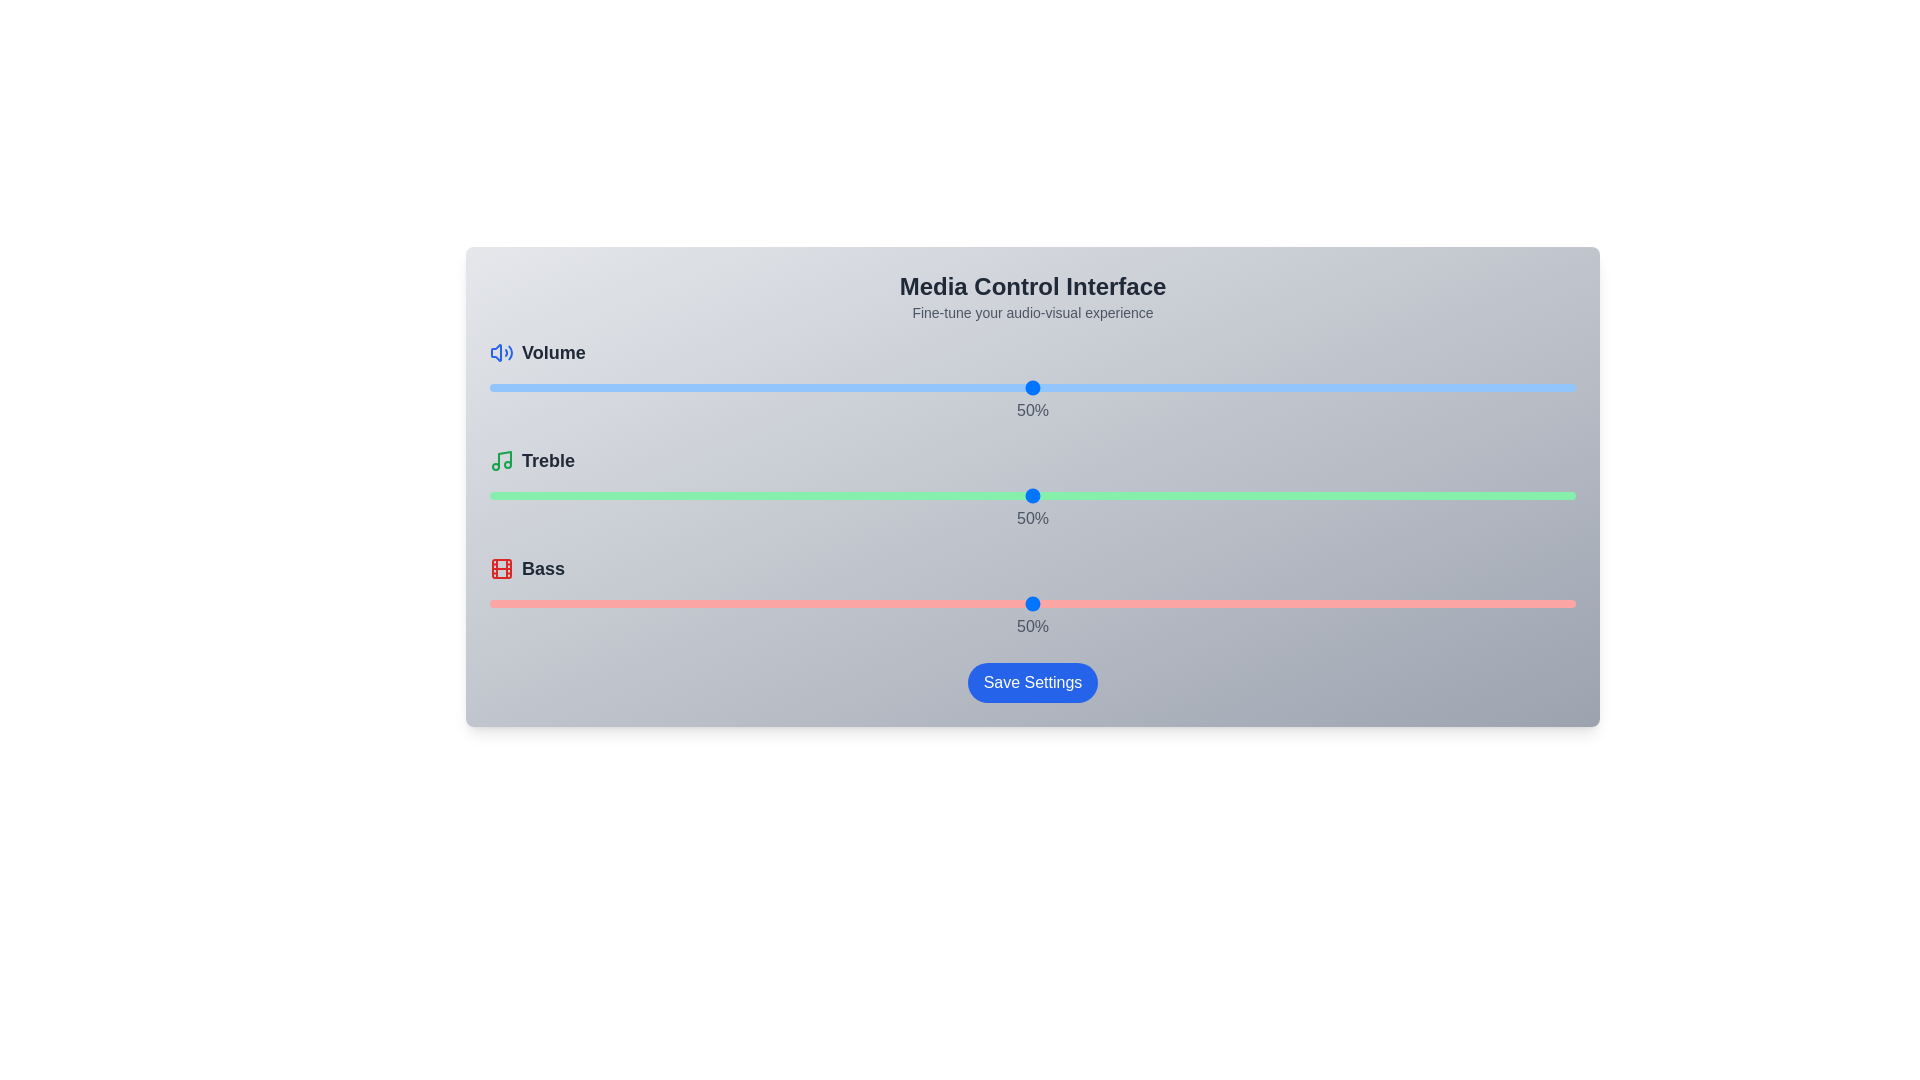  I want to click on bass level, so click(826, 603).